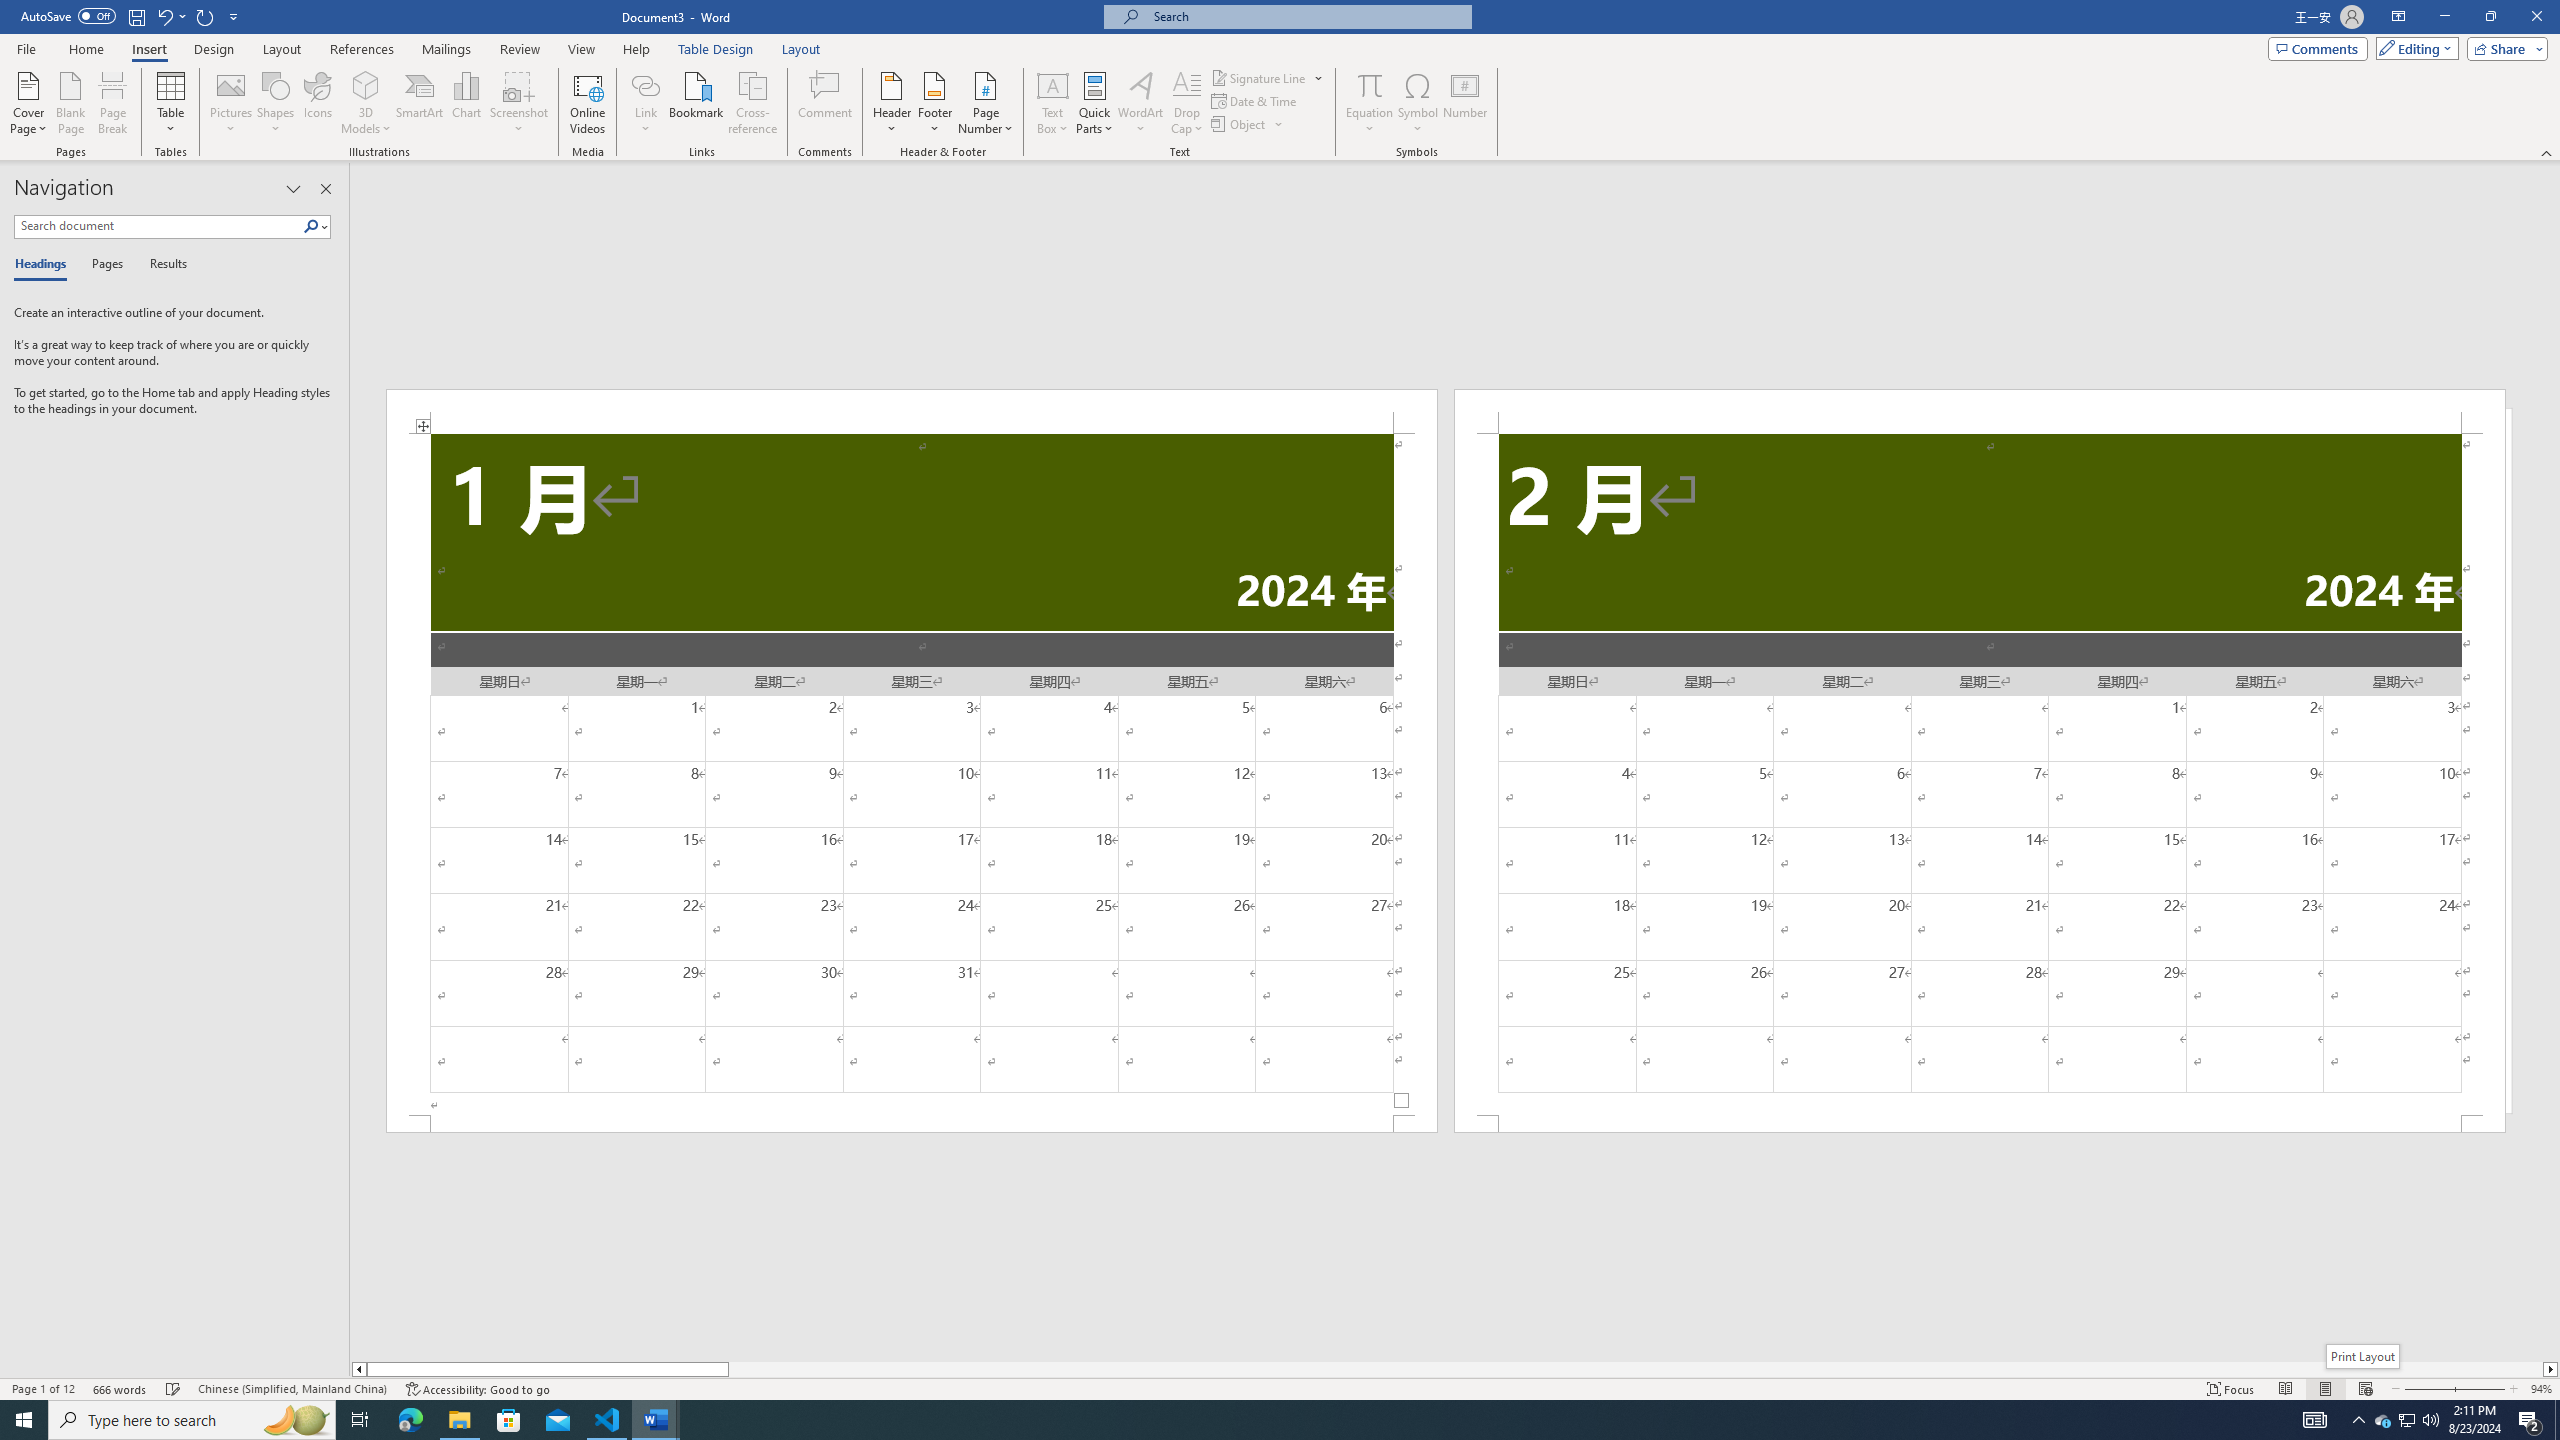 The height and width of the screenshot is (1440, 2560). I want to click on 'Blank Page', so click(70, 103).